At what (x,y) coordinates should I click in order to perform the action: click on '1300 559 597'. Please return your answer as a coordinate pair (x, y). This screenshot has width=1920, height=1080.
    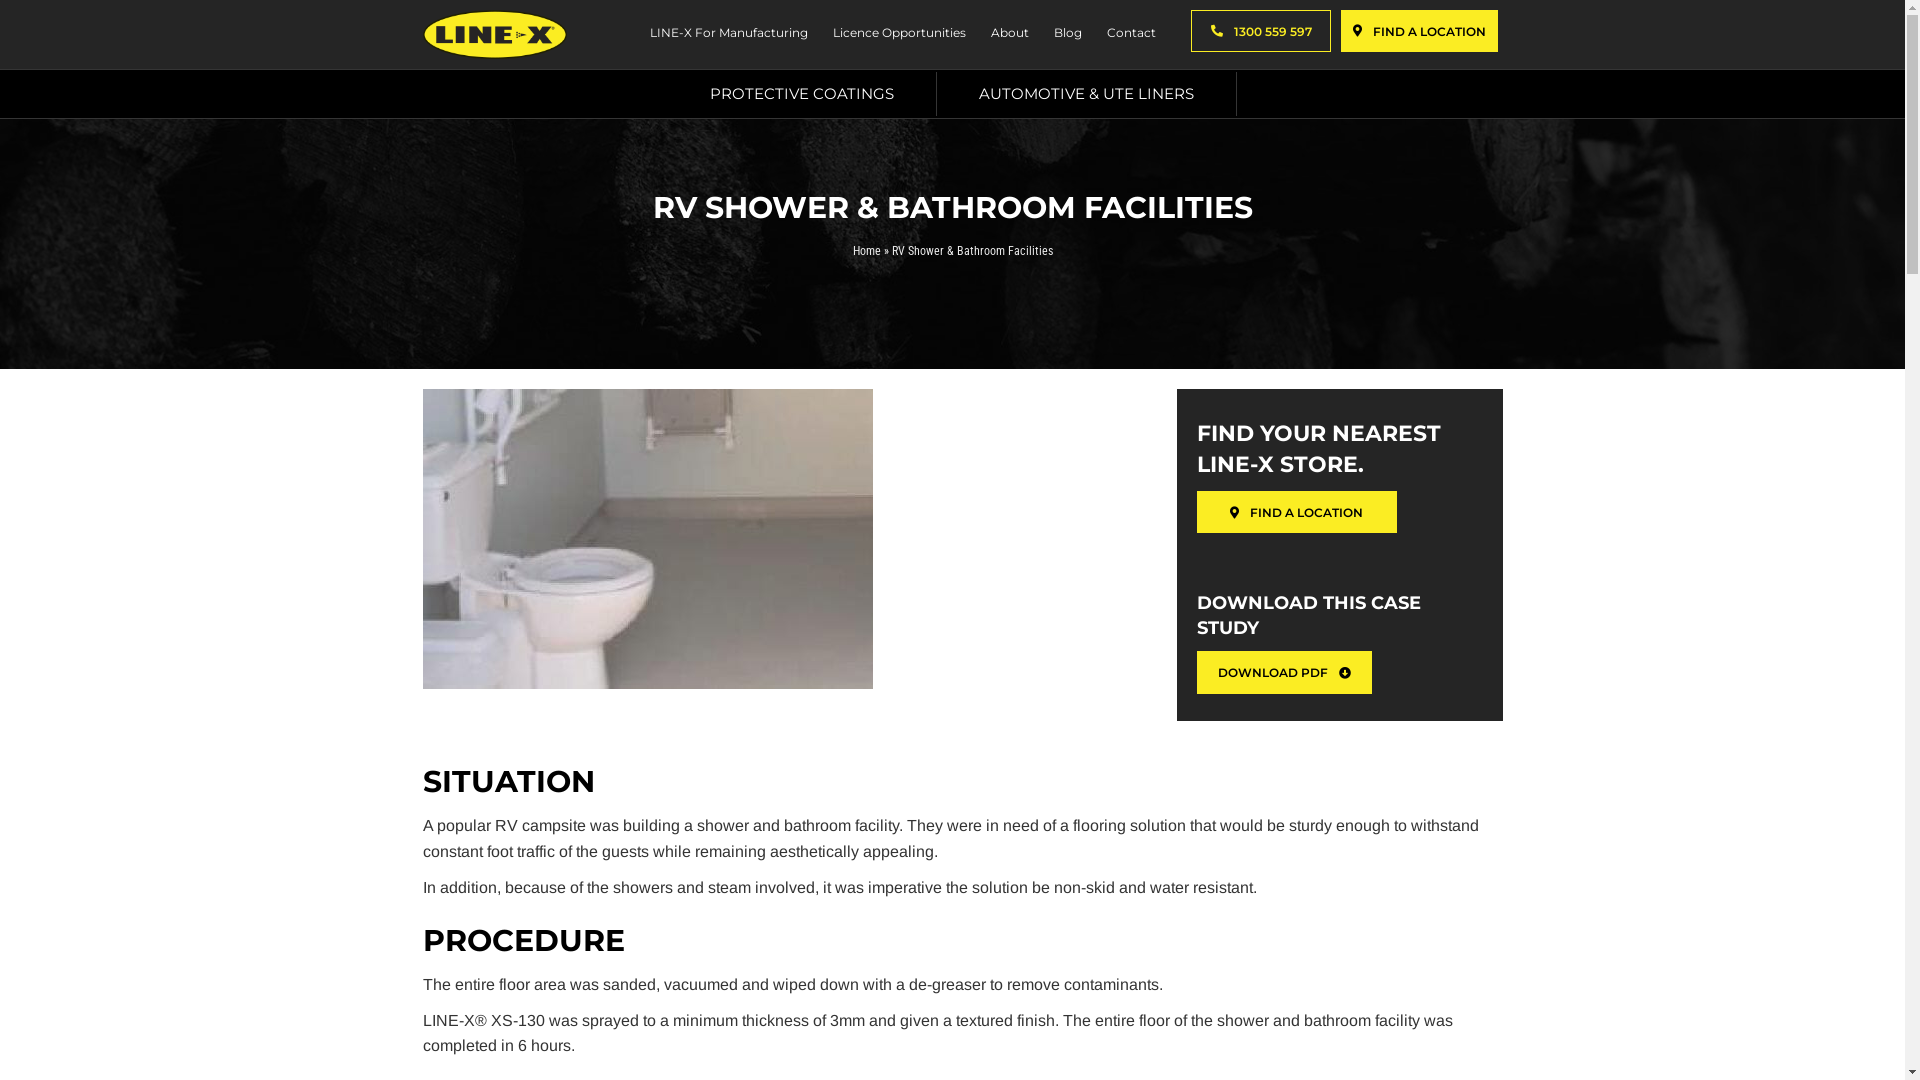
    Looking at the image, I should click on (1259, 30).